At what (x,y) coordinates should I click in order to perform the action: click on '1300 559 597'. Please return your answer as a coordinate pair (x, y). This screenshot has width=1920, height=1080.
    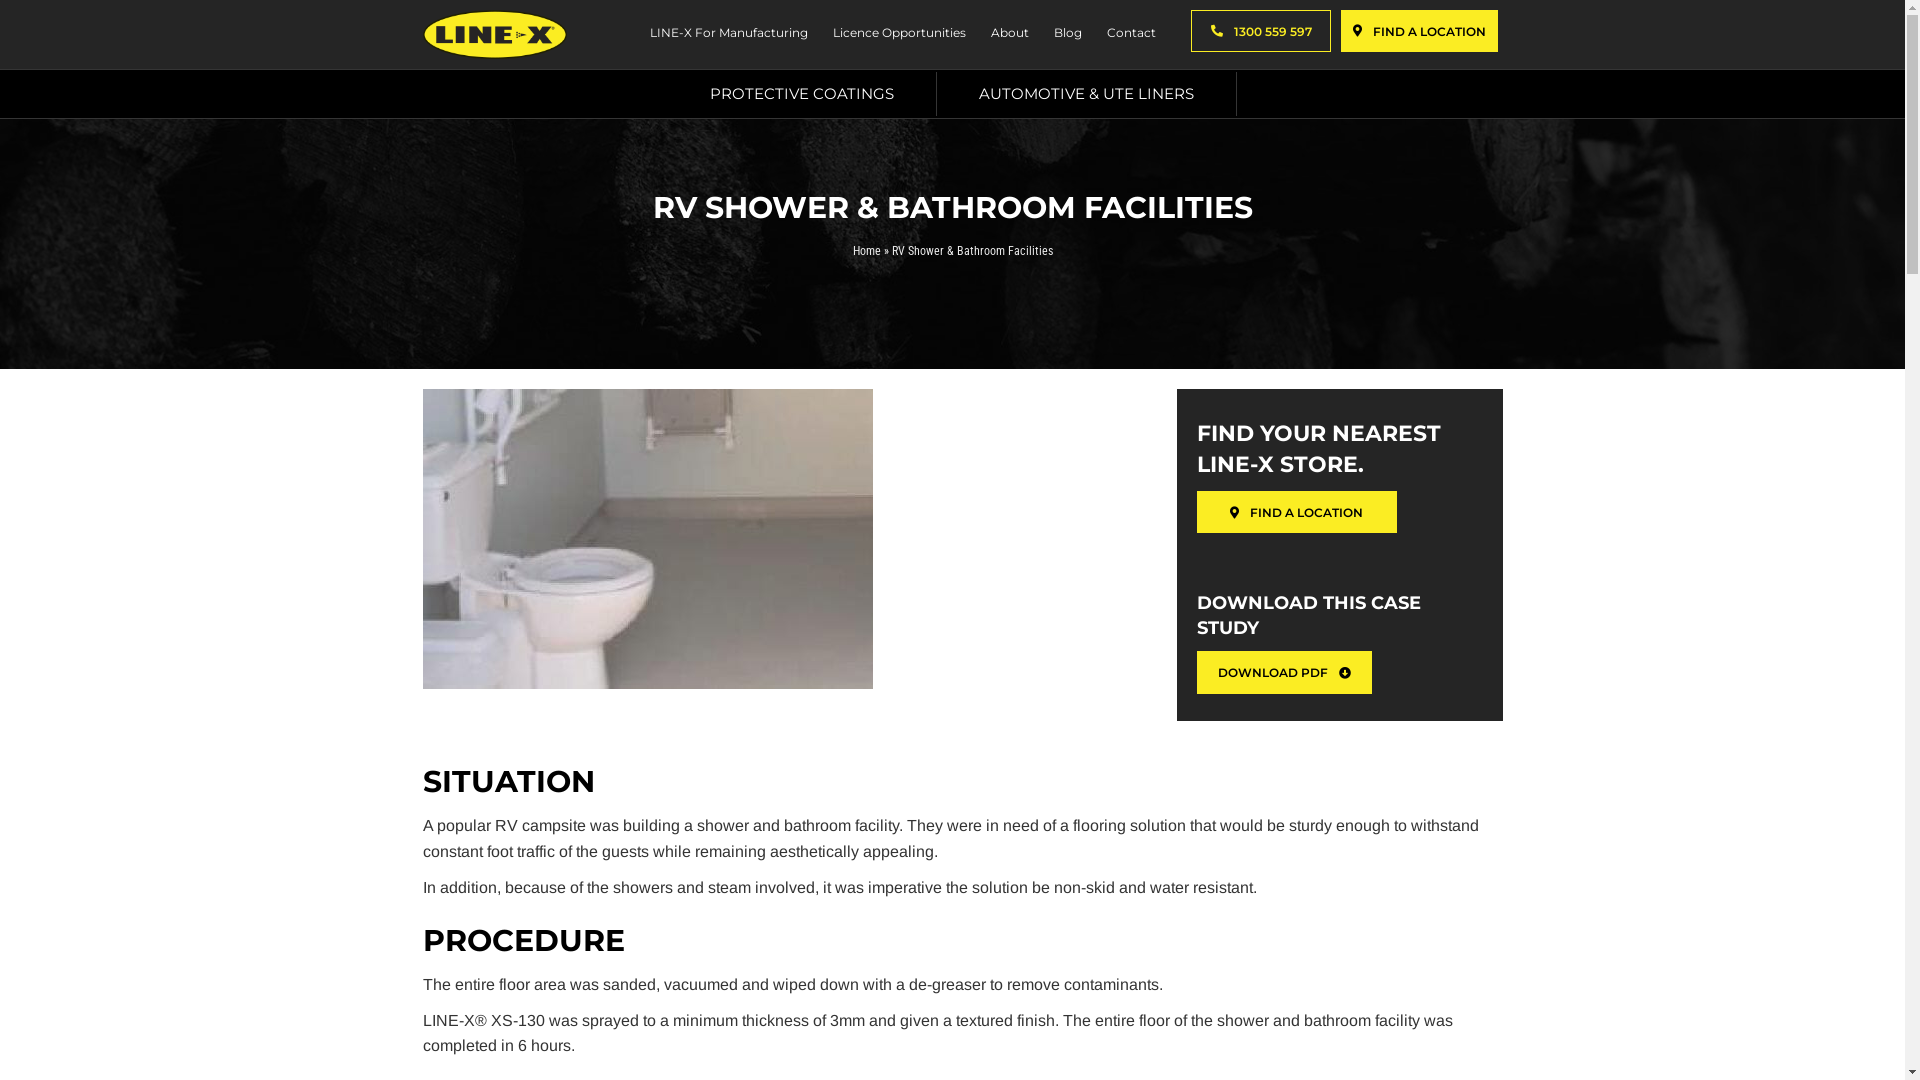
    Looking at the image, I should click on (1259, 30).